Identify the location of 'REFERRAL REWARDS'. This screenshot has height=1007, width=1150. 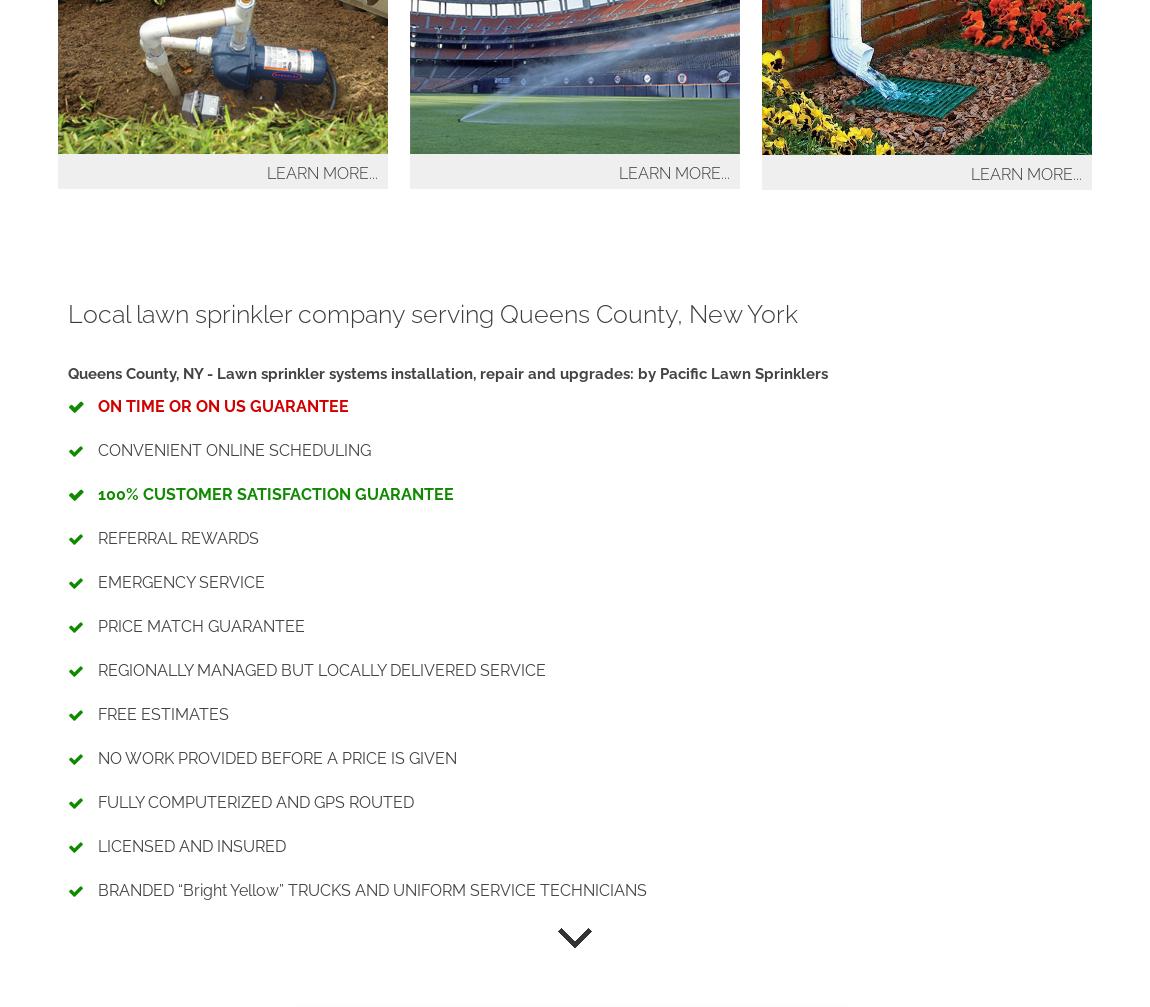
(176, 537).